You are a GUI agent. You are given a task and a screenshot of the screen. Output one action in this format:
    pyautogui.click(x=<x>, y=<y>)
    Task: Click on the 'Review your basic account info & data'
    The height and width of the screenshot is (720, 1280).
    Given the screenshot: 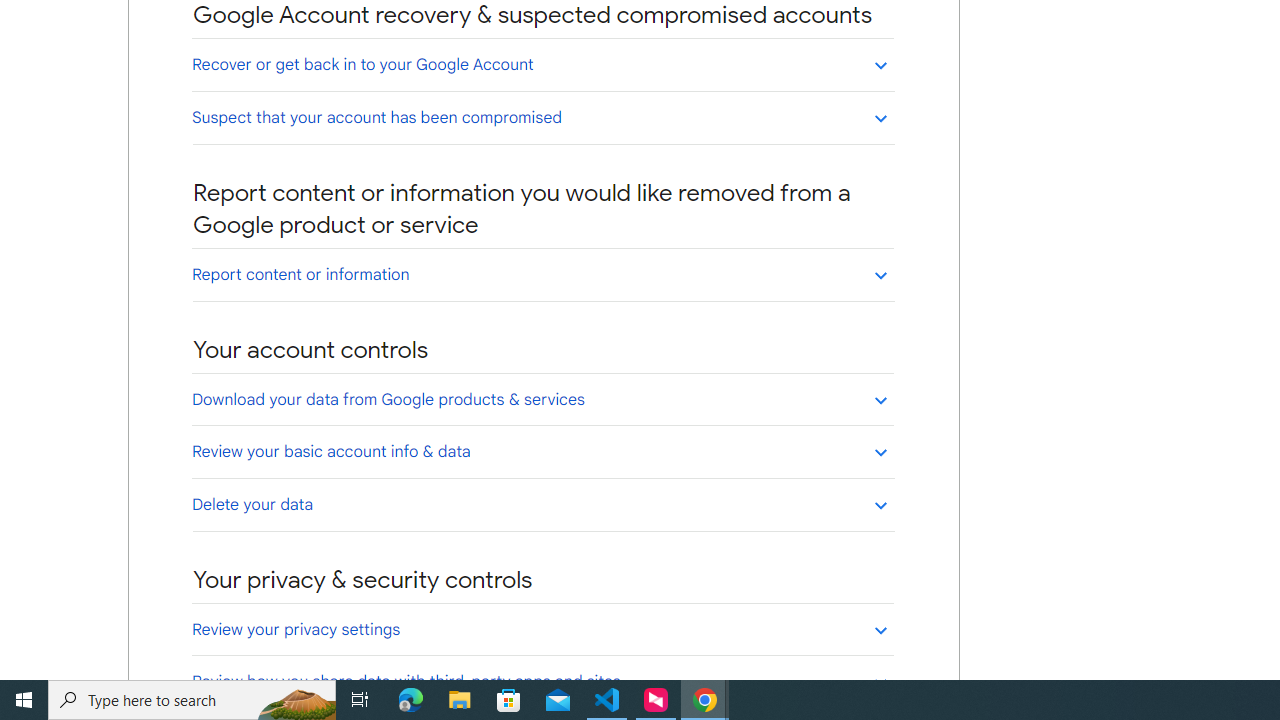 What is the action you would take?
    pyautogui.click(x=542, y=451)
    